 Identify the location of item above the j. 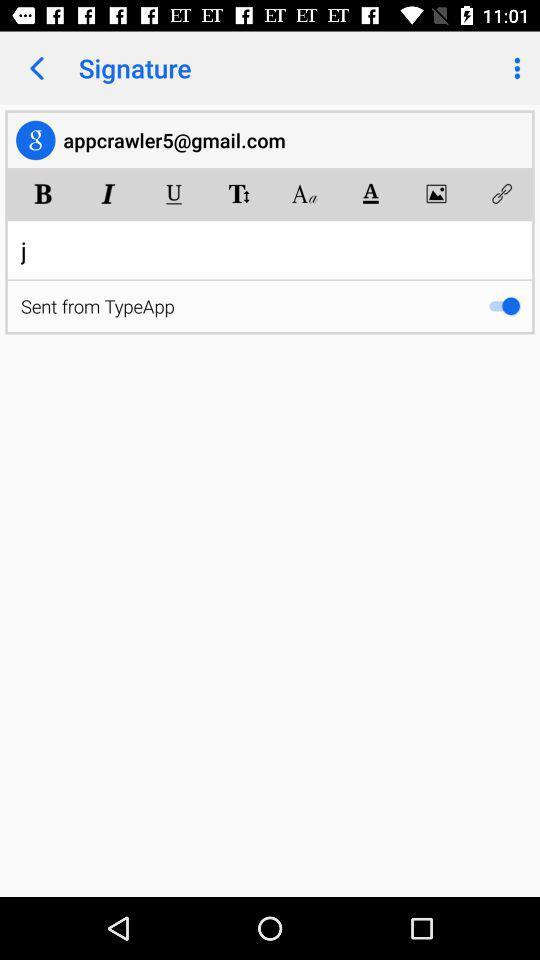
(435, 193).